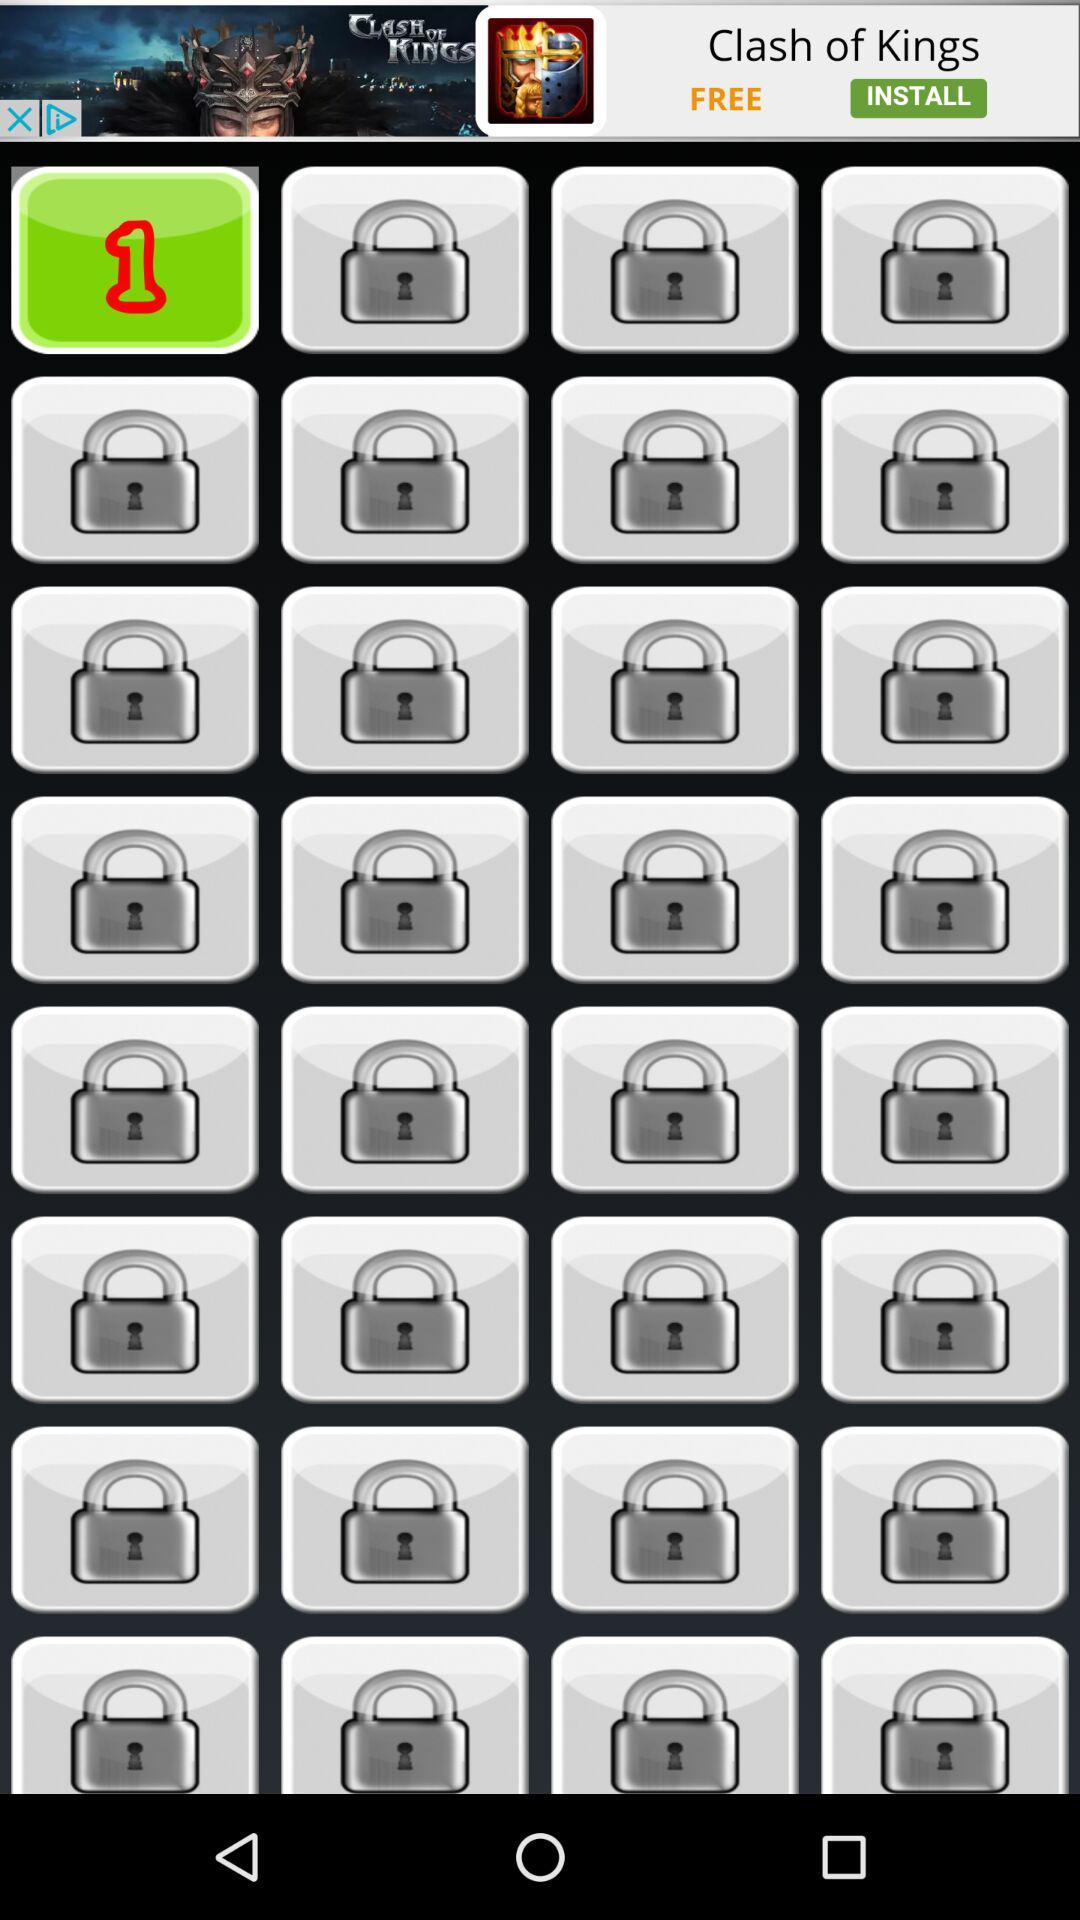  What do you see at coordinates (945, 1310) in the screenshot?
I see `select` at bounding box center [945, 1310].